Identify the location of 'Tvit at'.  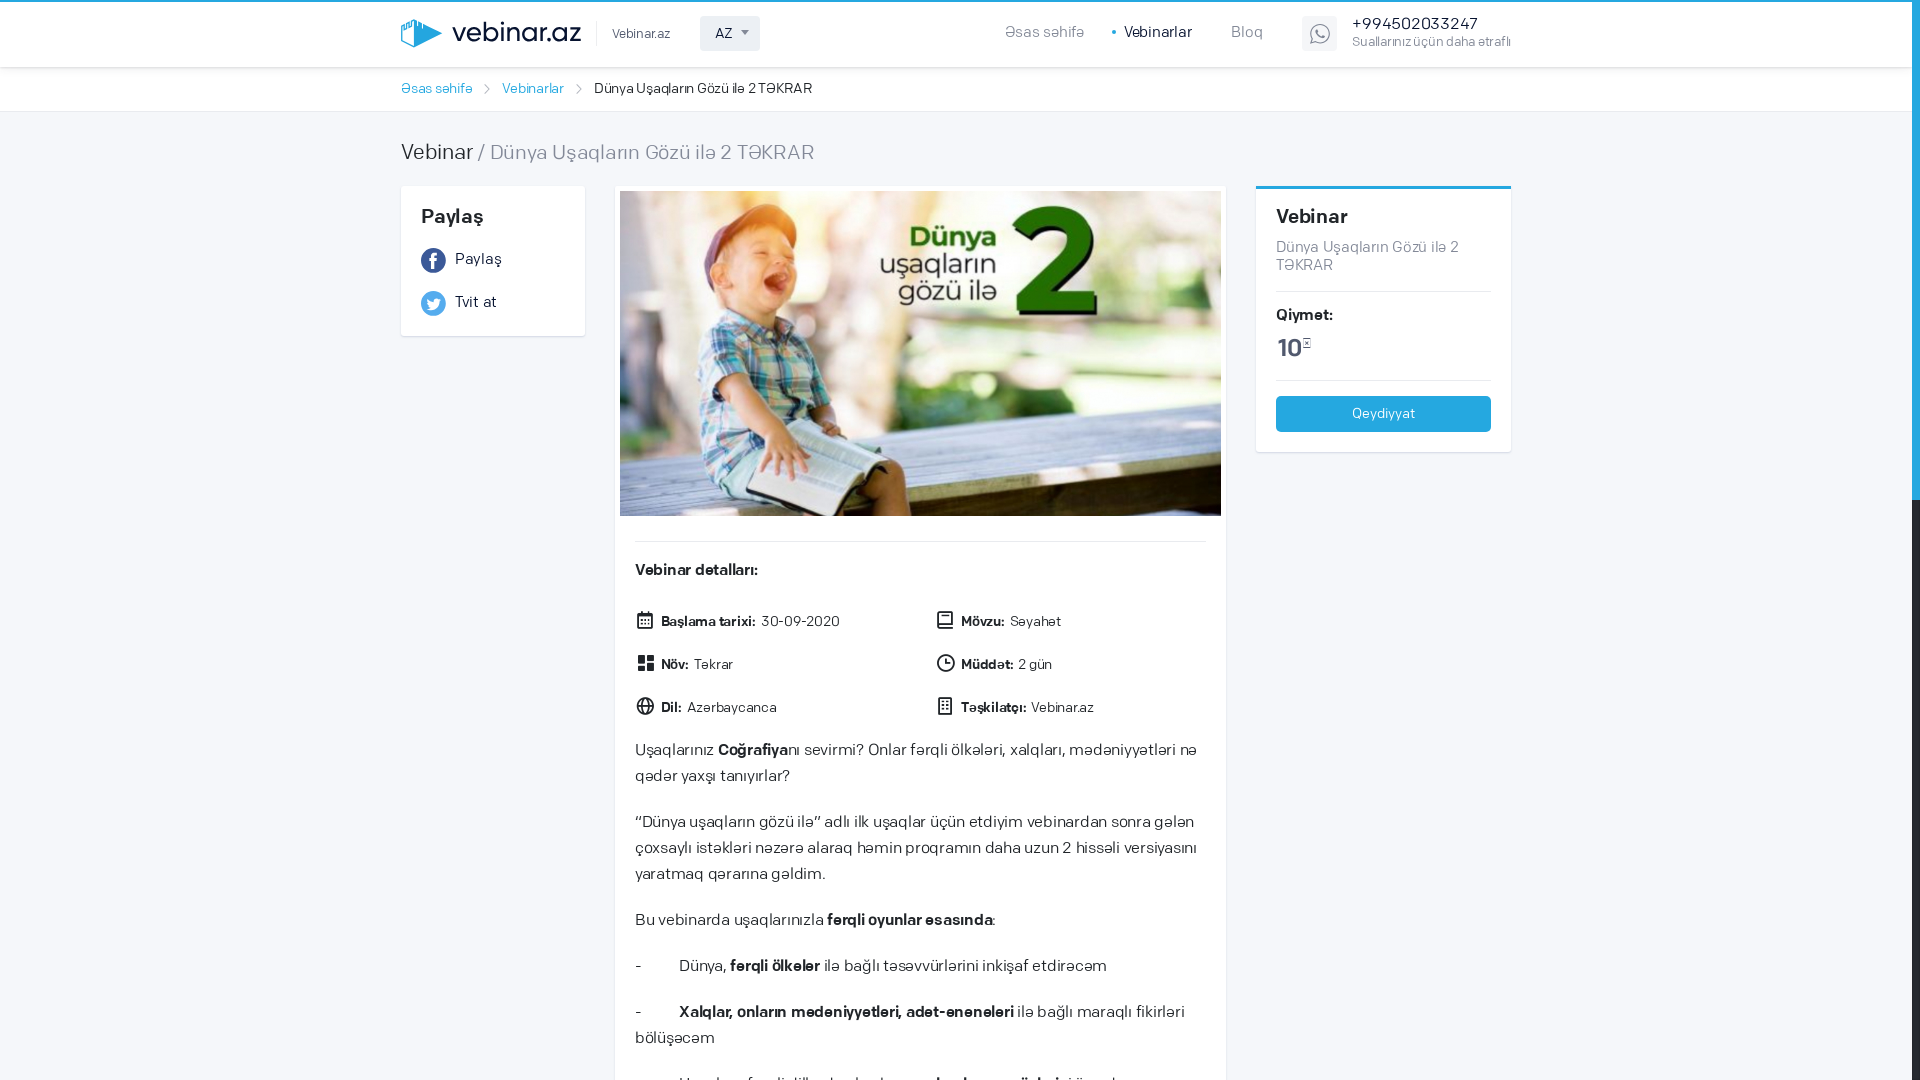
(493, 303).